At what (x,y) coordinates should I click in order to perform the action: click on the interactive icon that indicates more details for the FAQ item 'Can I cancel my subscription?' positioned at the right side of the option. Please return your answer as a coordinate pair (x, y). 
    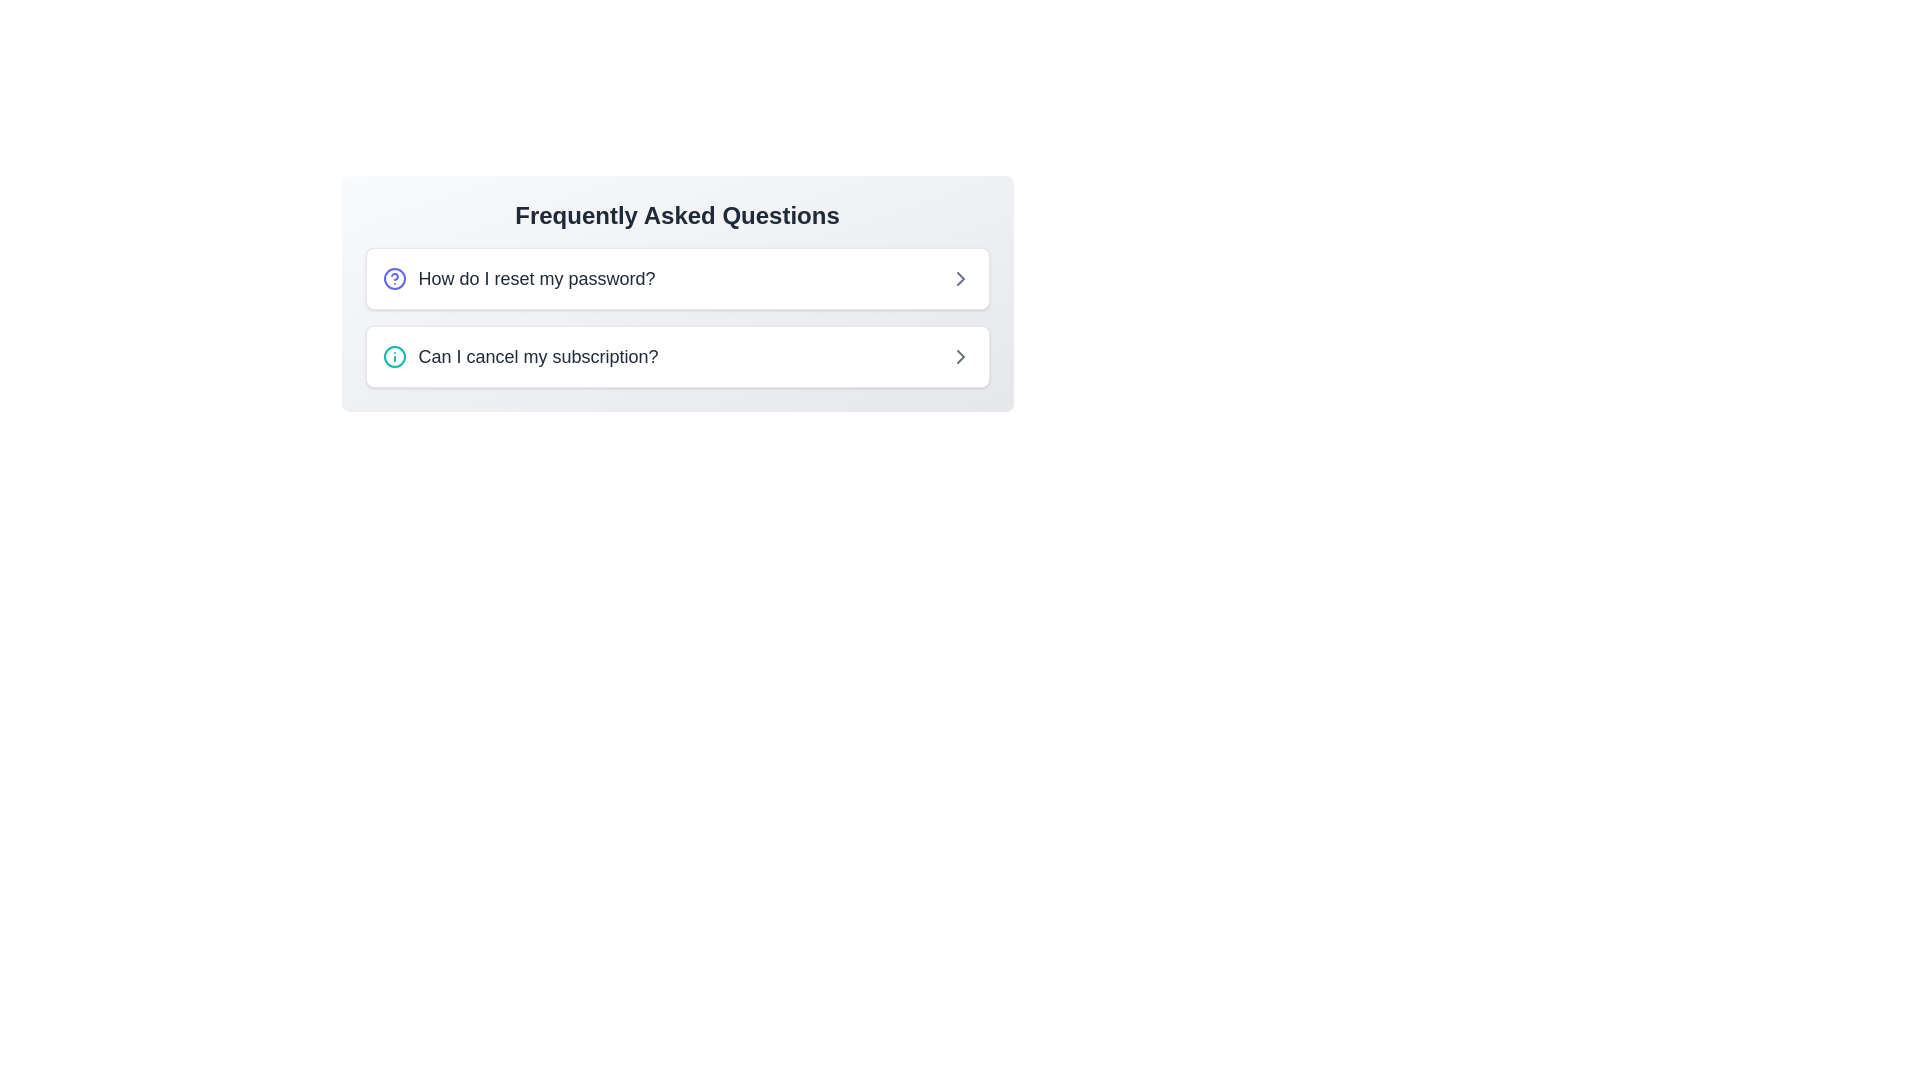
    Looking at the image, I should click on (960, 356).